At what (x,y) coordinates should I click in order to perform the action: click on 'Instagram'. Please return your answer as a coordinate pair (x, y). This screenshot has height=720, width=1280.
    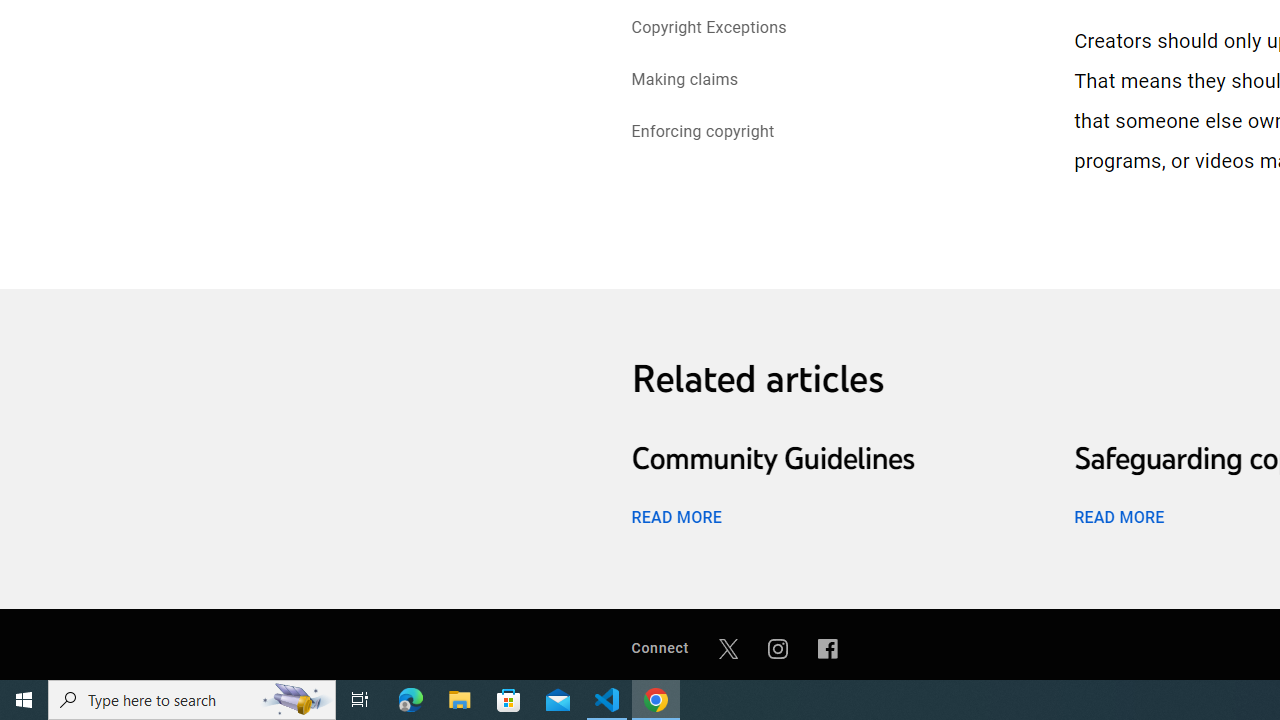
    Looking at the image, I should click on (777, 648).